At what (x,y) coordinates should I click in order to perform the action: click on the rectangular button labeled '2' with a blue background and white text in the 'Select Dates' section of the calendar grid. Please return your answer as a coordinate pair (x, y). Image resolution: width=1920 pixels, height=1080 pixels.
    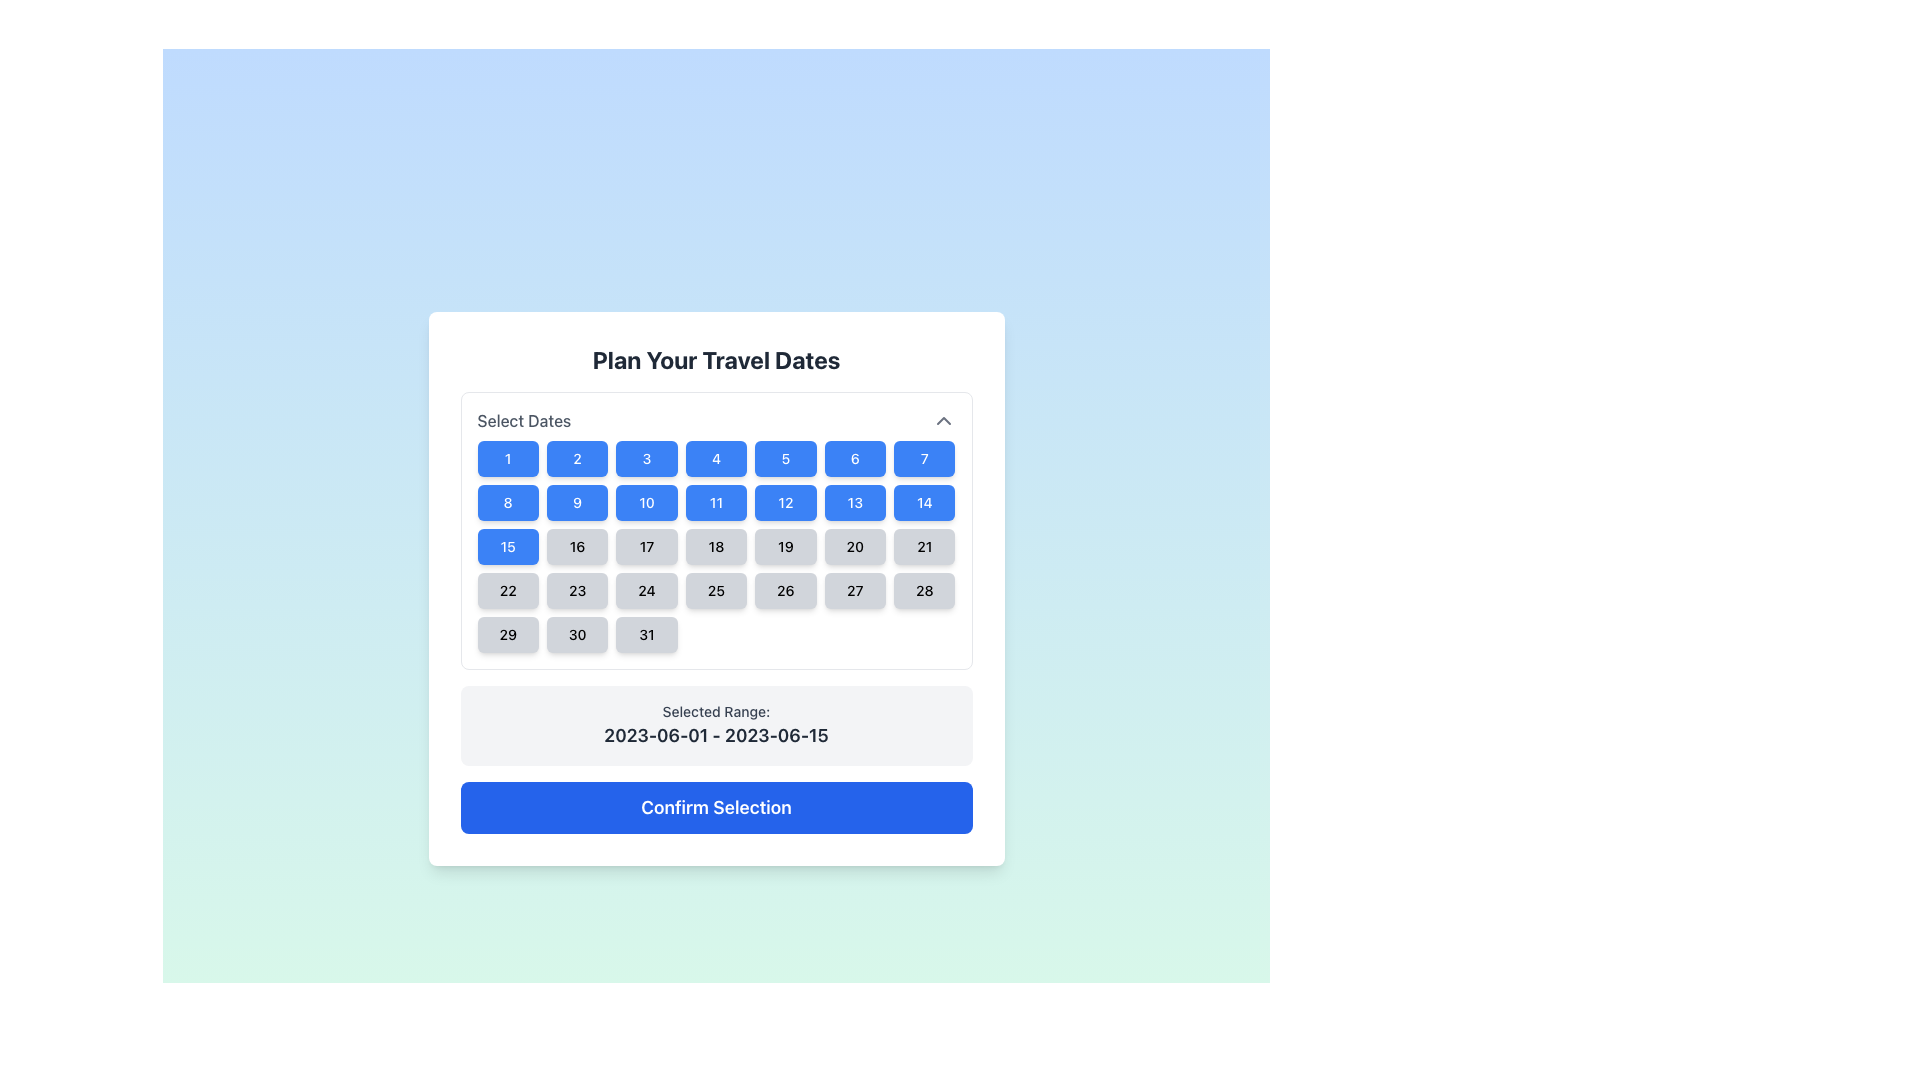
    Looking at the image, I should click on (576, 459).